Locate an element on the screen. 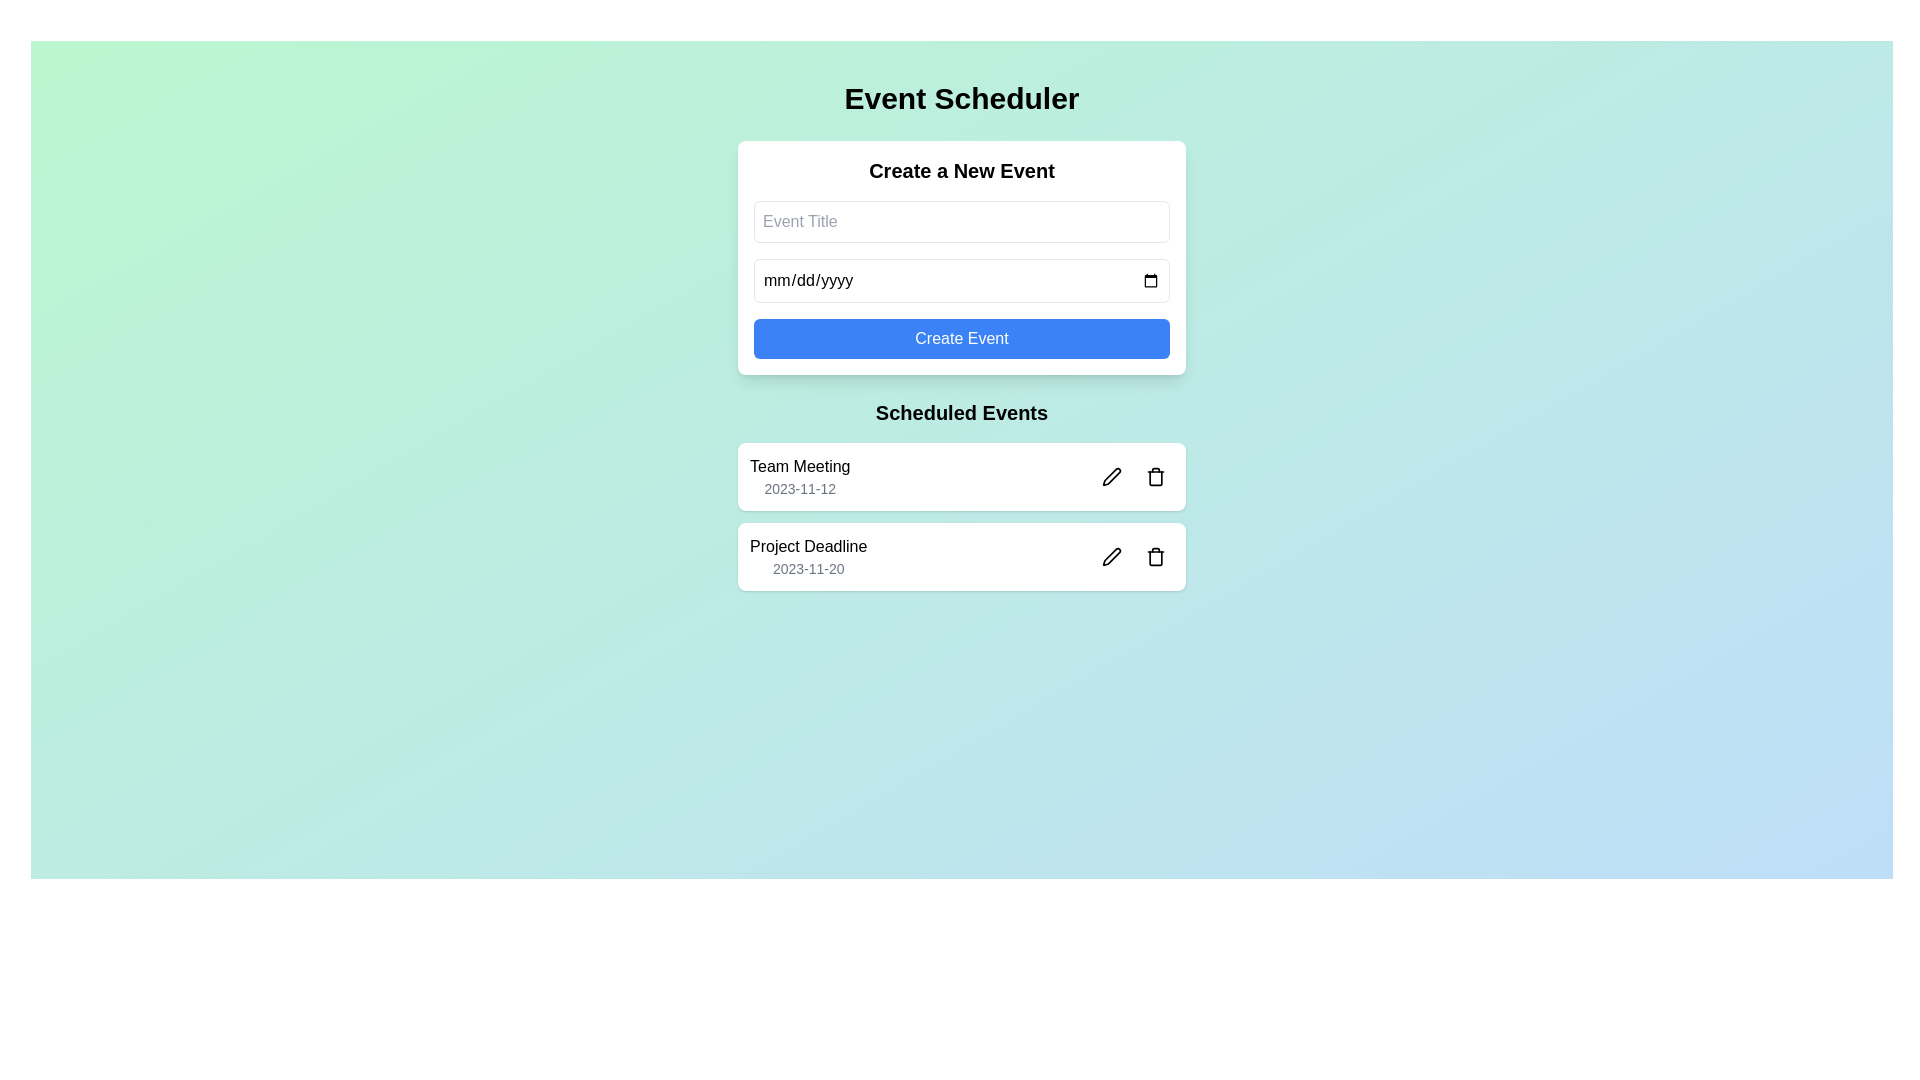 This screenshot has width=1920, height=1080. event information displayed in the 'Scheduled Events' section, specifically the text 'Team Meeting' and the date '2023-11-12', which is located in the first row above 'Project Deadline' is located at coordinates (800, 477).